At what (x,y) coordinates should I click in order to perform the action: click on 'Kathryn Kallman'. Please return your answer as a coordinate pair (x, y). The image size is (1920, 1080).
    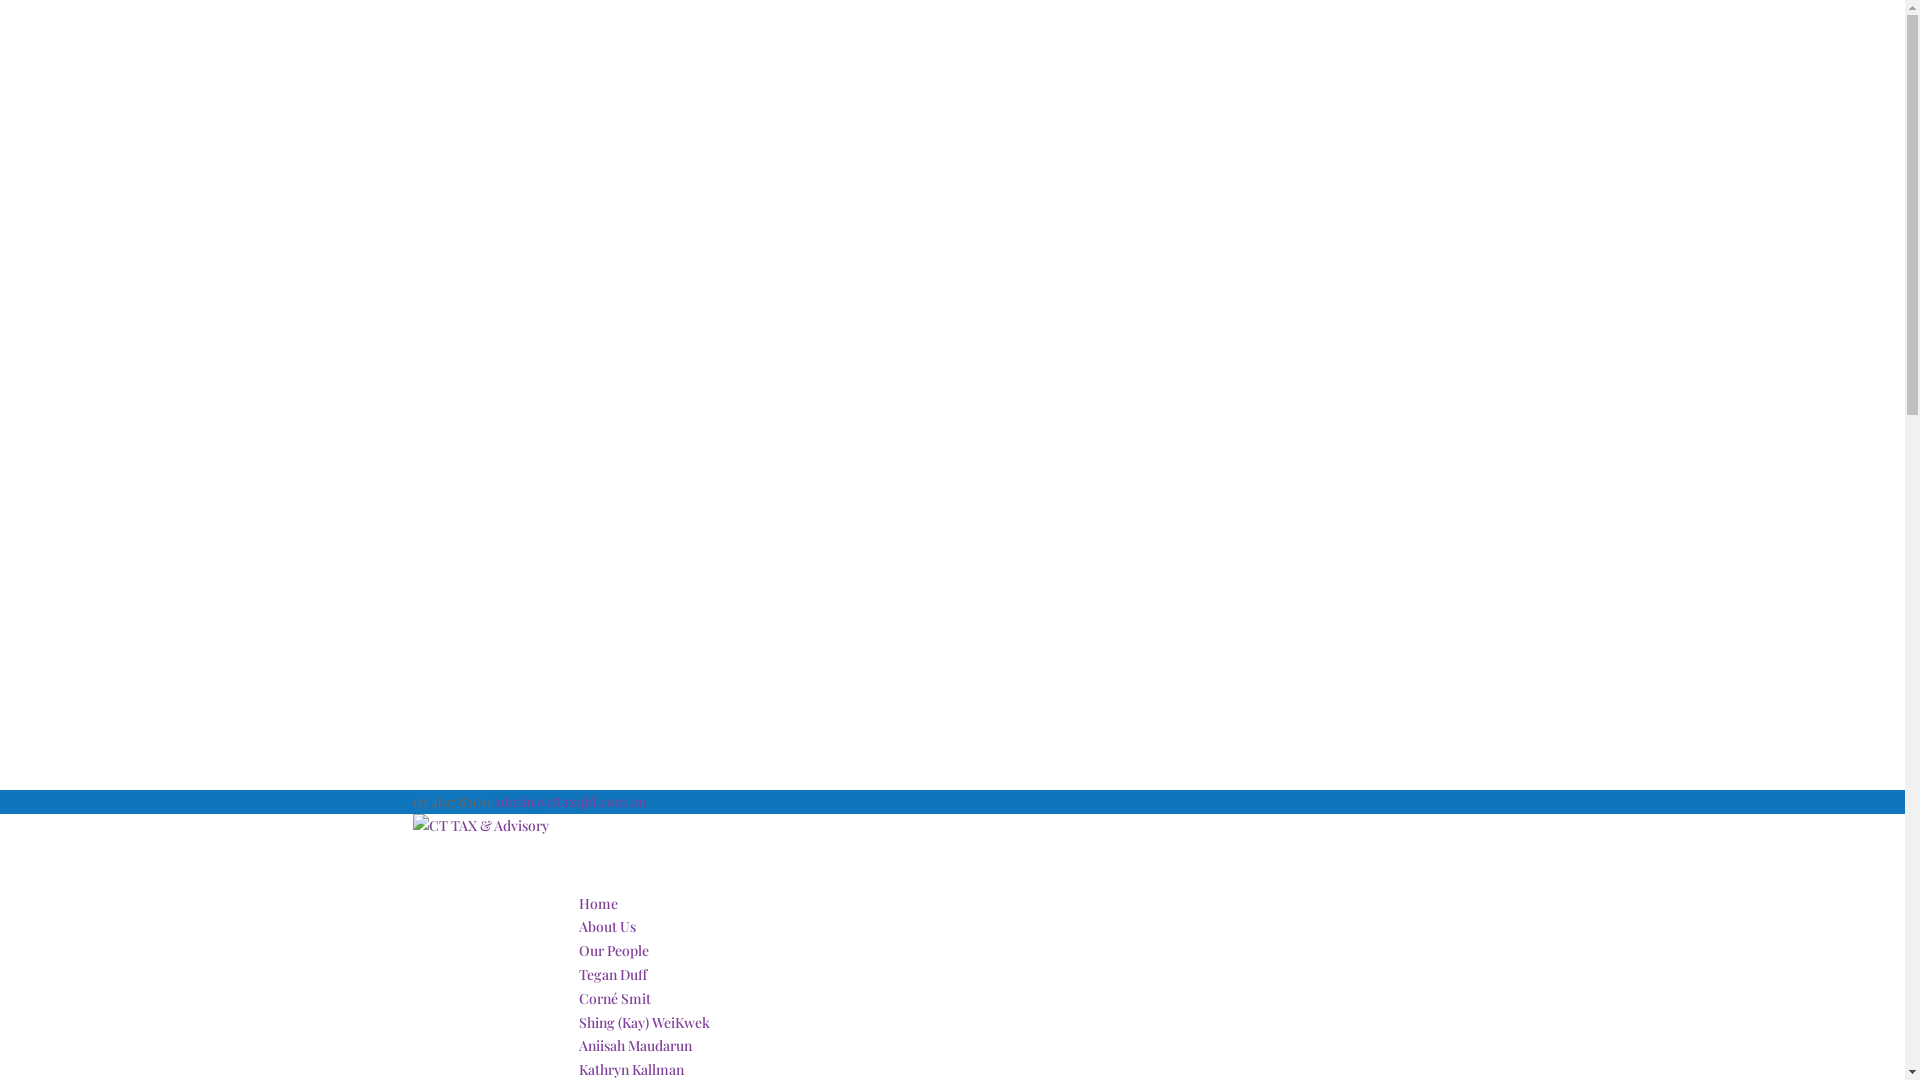
    Looking at the image, I should click on (629, 1068).